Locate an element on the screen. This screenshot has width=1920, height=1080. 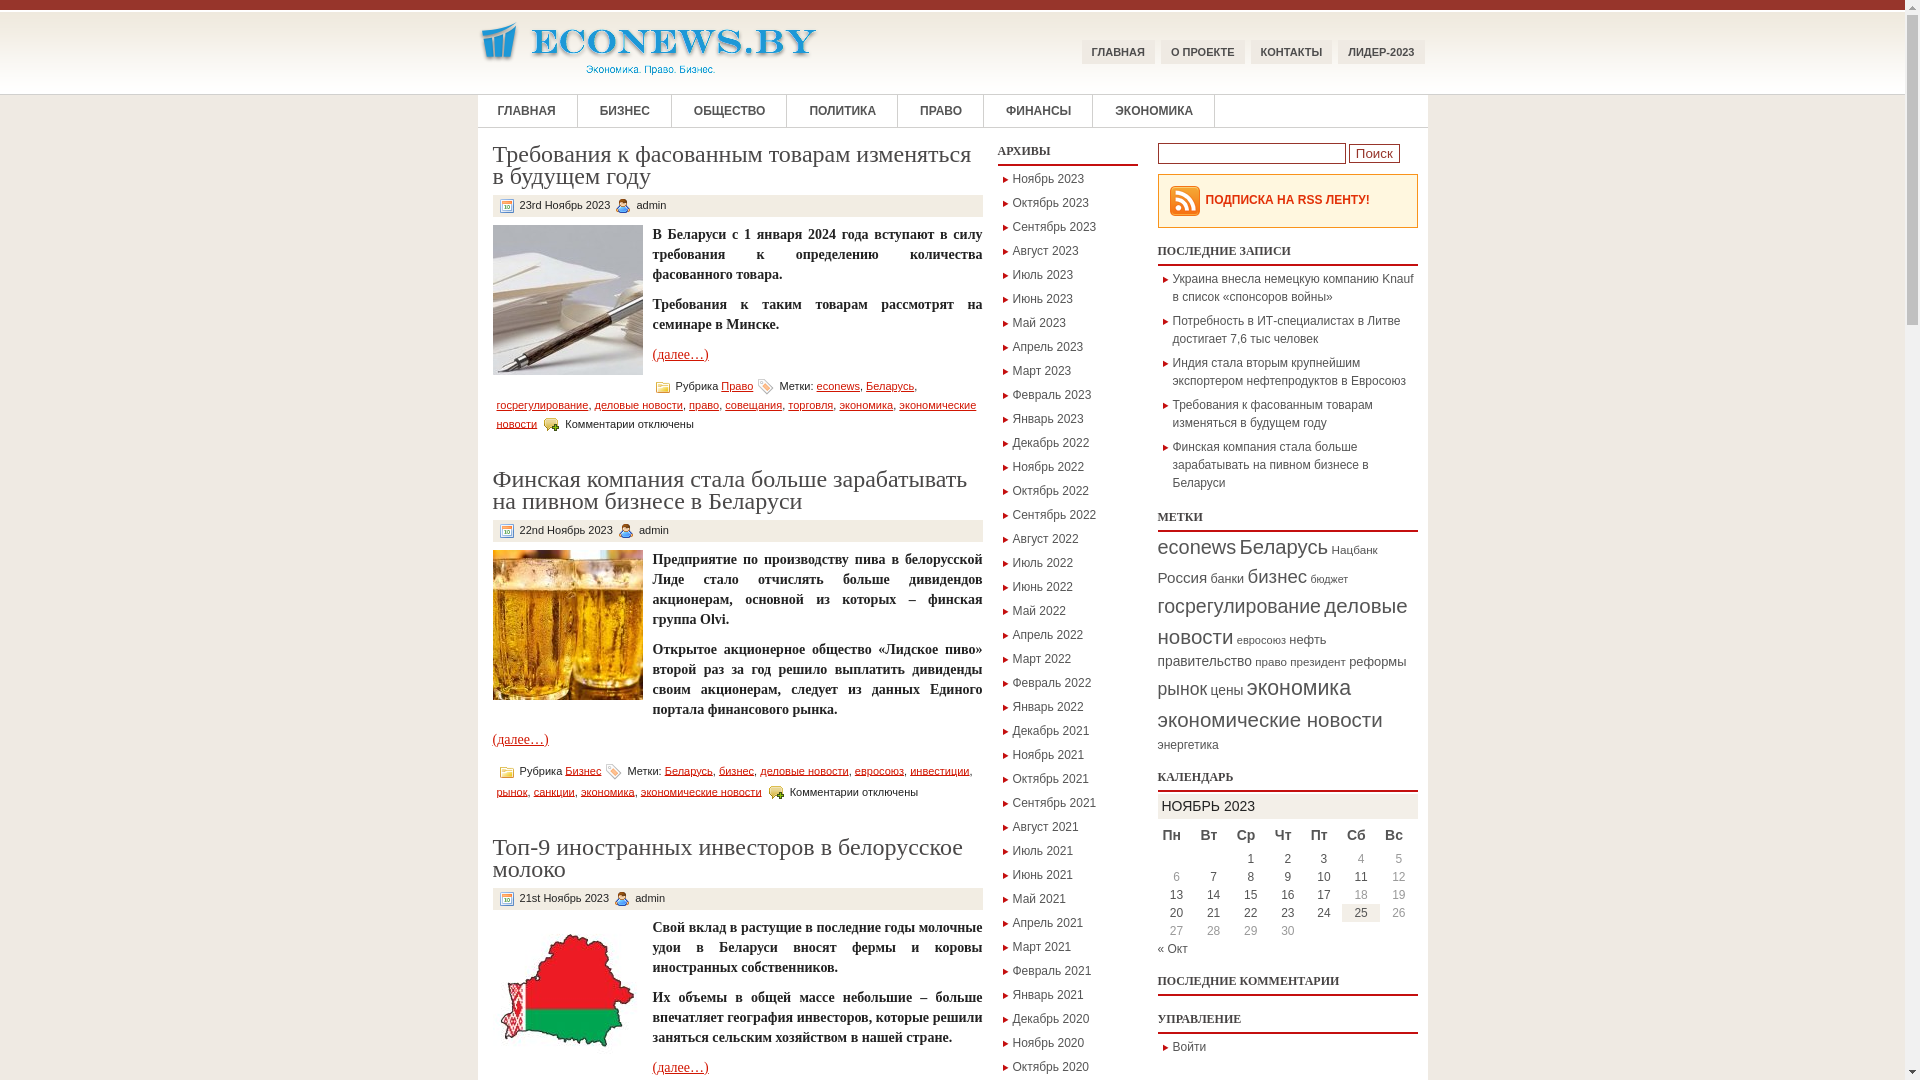
'23' is located at coordinates (1281, 913).